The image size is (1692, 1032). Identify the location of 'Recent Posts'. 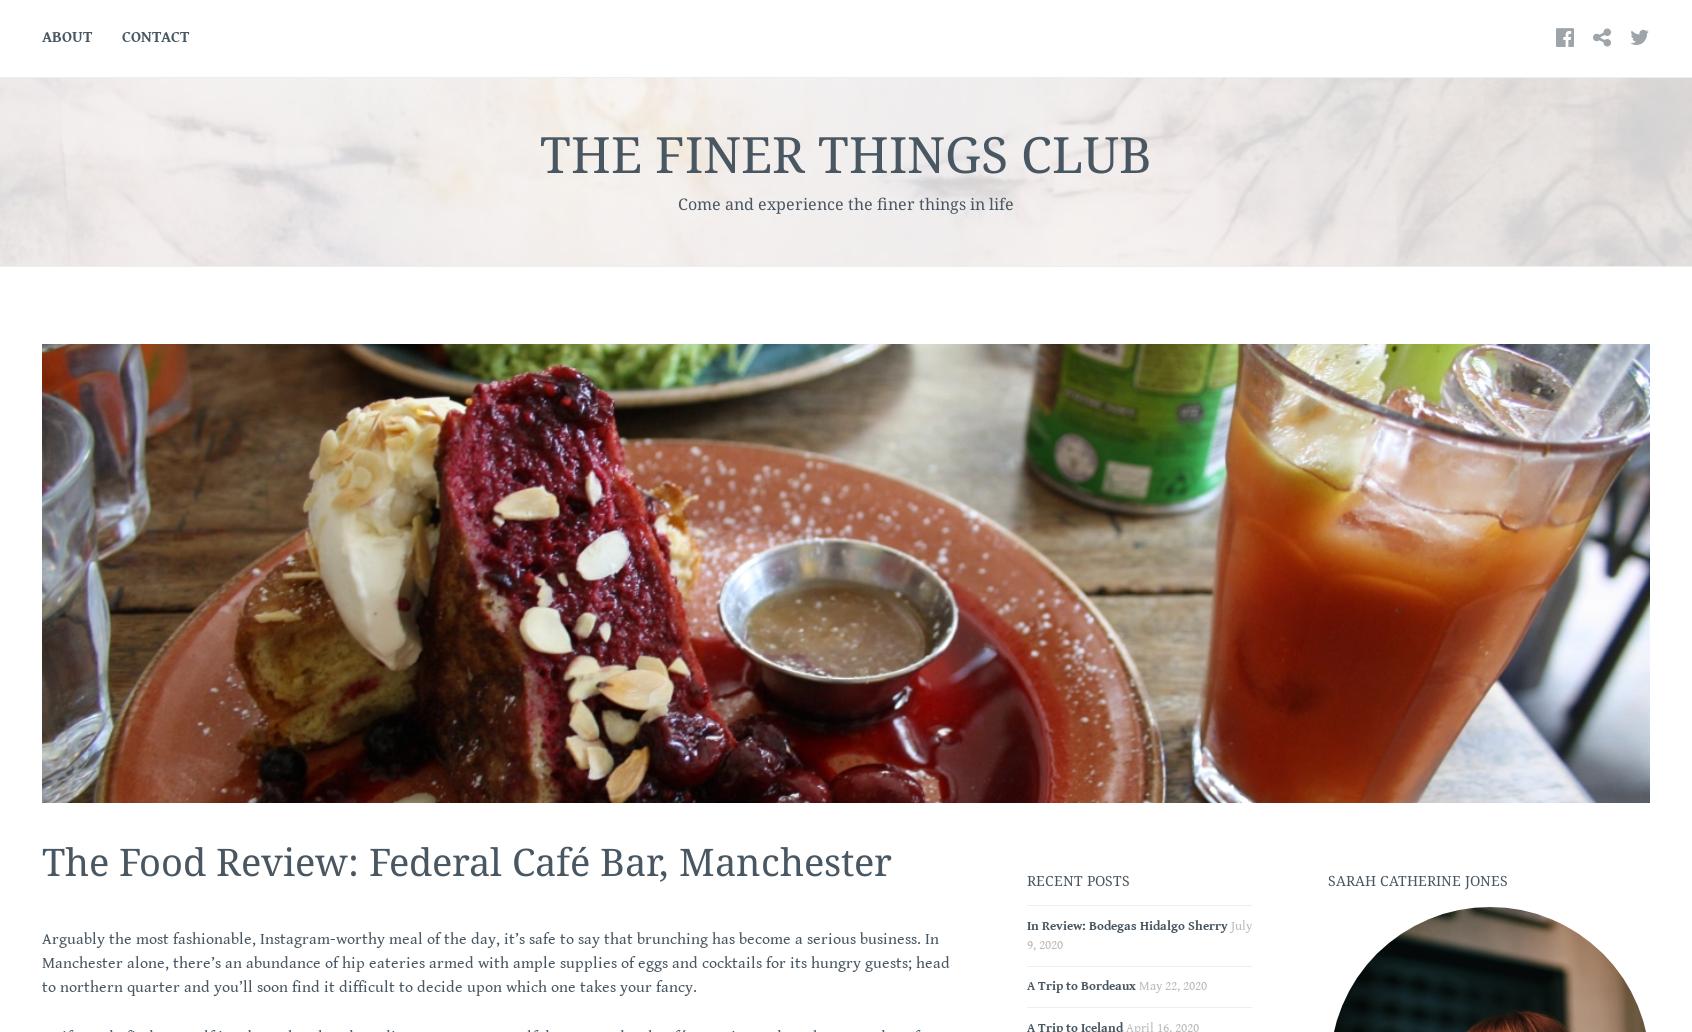
(1077, 879).